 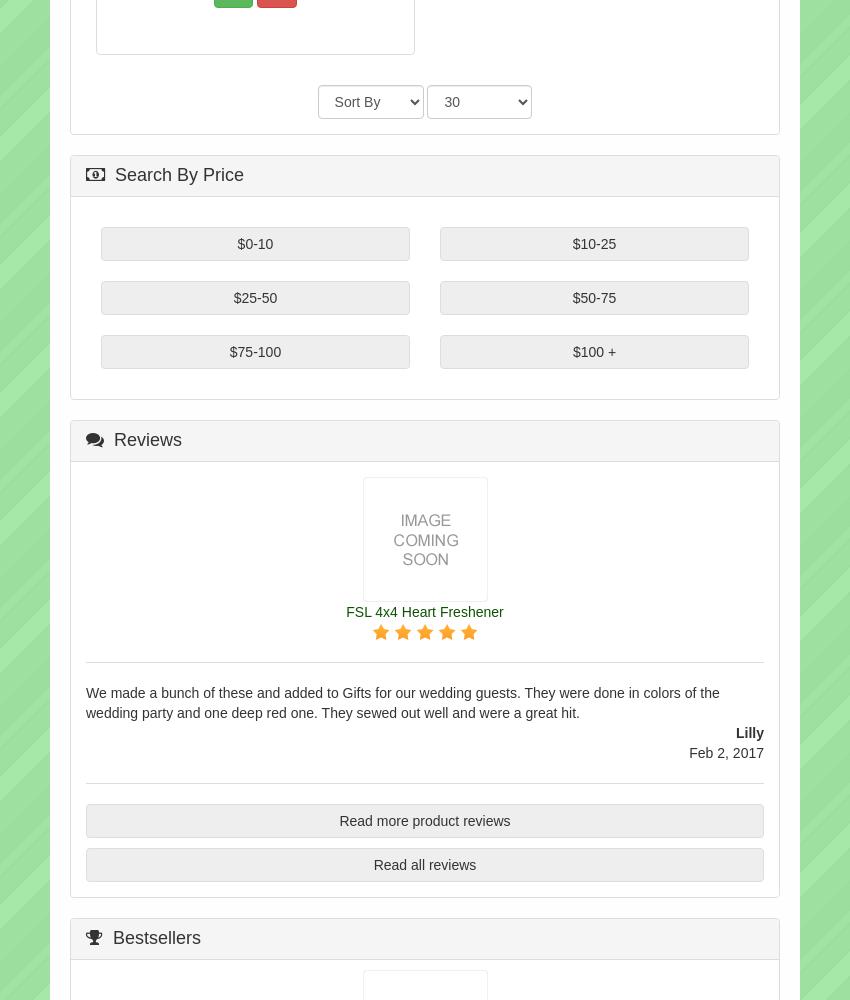 I want to click on 'FSL 4x4 Heart Freshener', so click(x=424, y=610).